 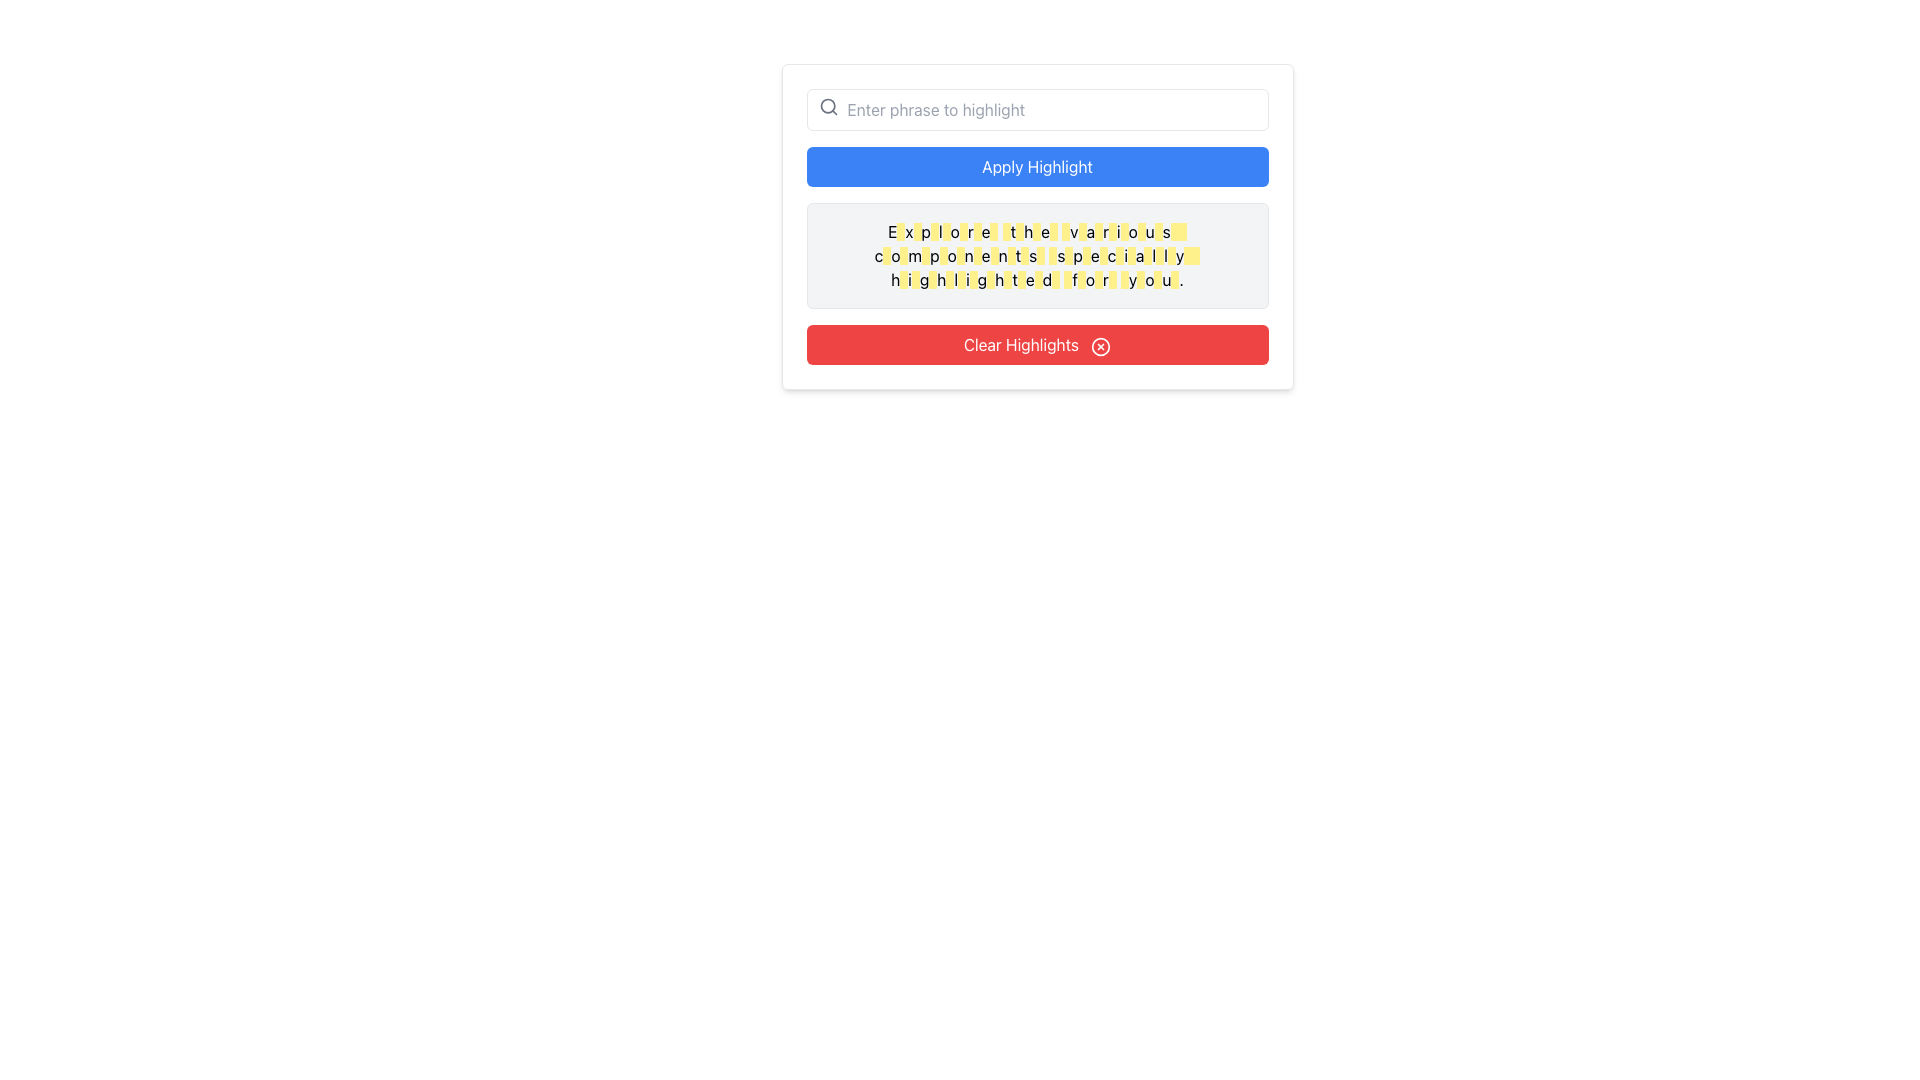 I want to click on the small, rectangular, yellow decorative block located at the end of the word 'highlighted' in the phrase 'Explore the various components specially highlighted for you.', so click(x=973, y=280).